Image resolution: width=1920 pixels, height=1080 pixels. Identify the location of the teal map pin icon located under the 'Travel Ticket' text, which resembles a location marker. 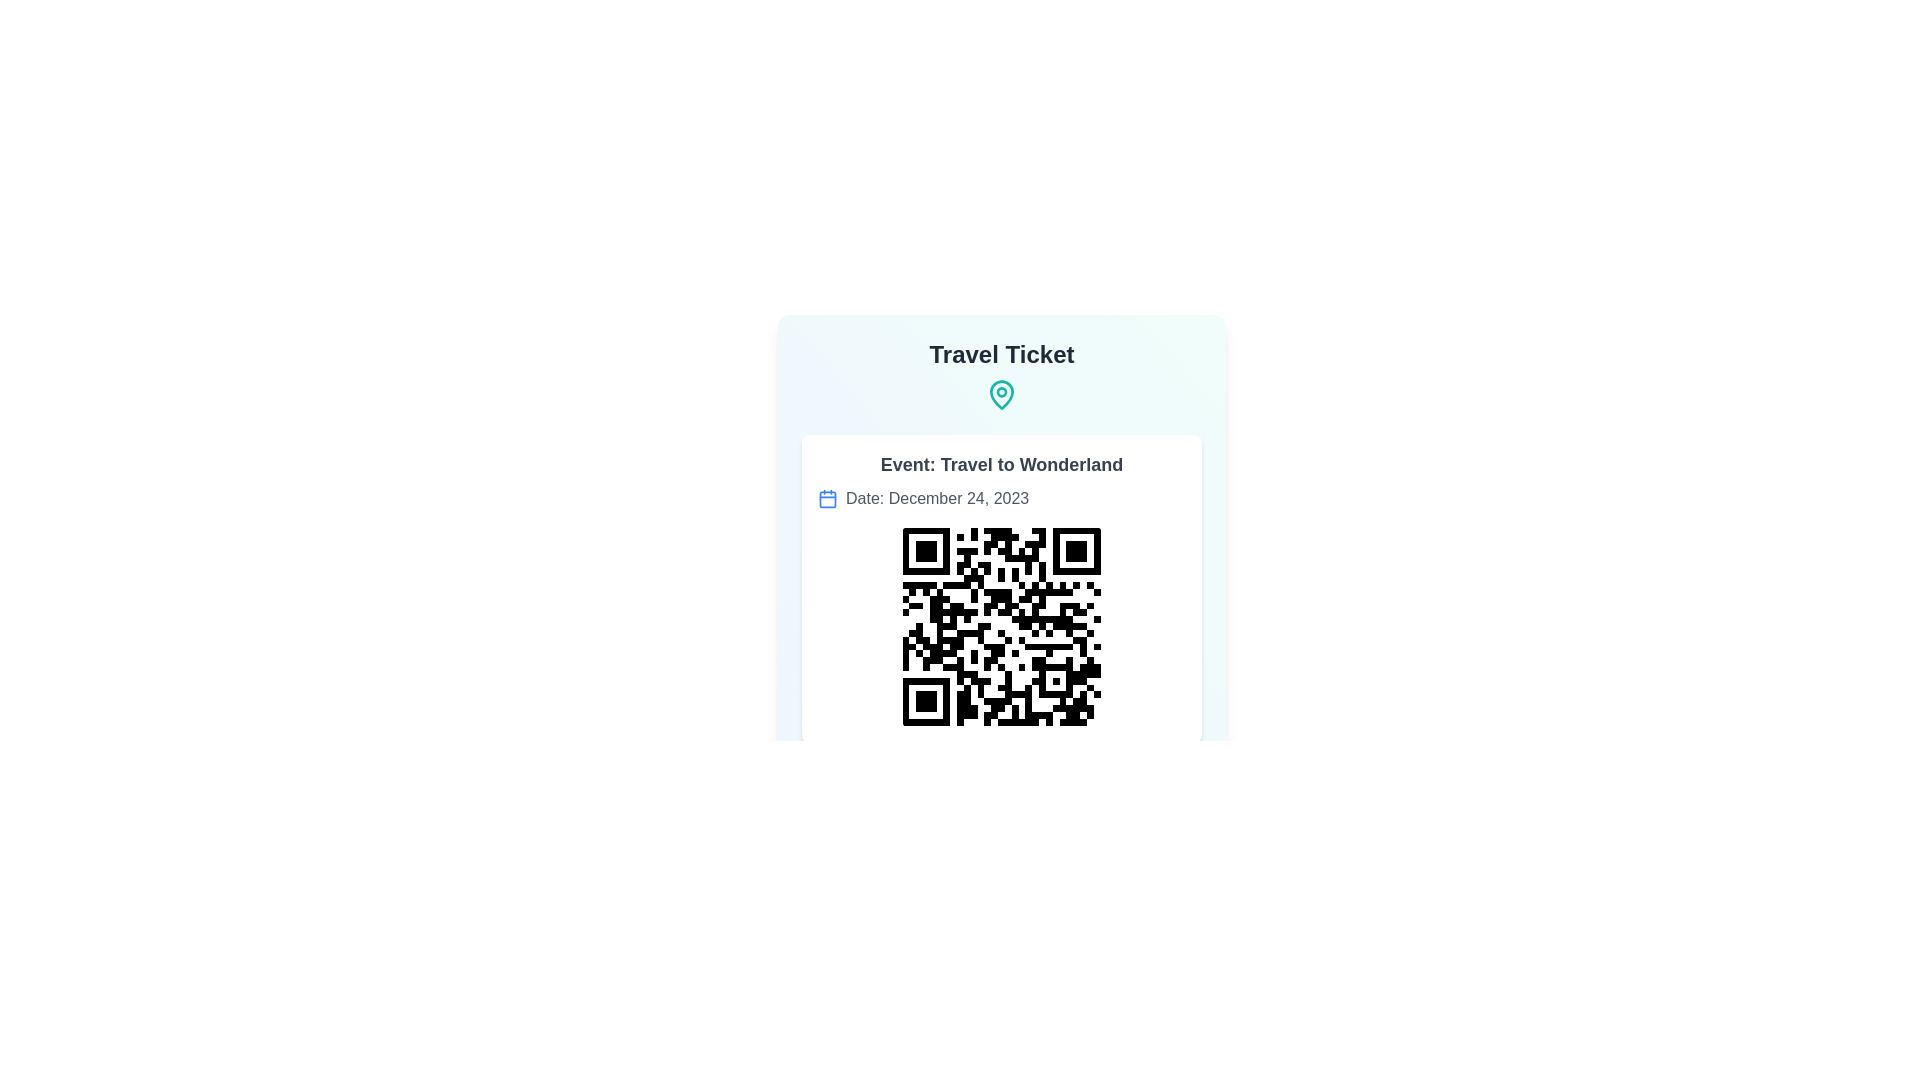
(1002, 394).